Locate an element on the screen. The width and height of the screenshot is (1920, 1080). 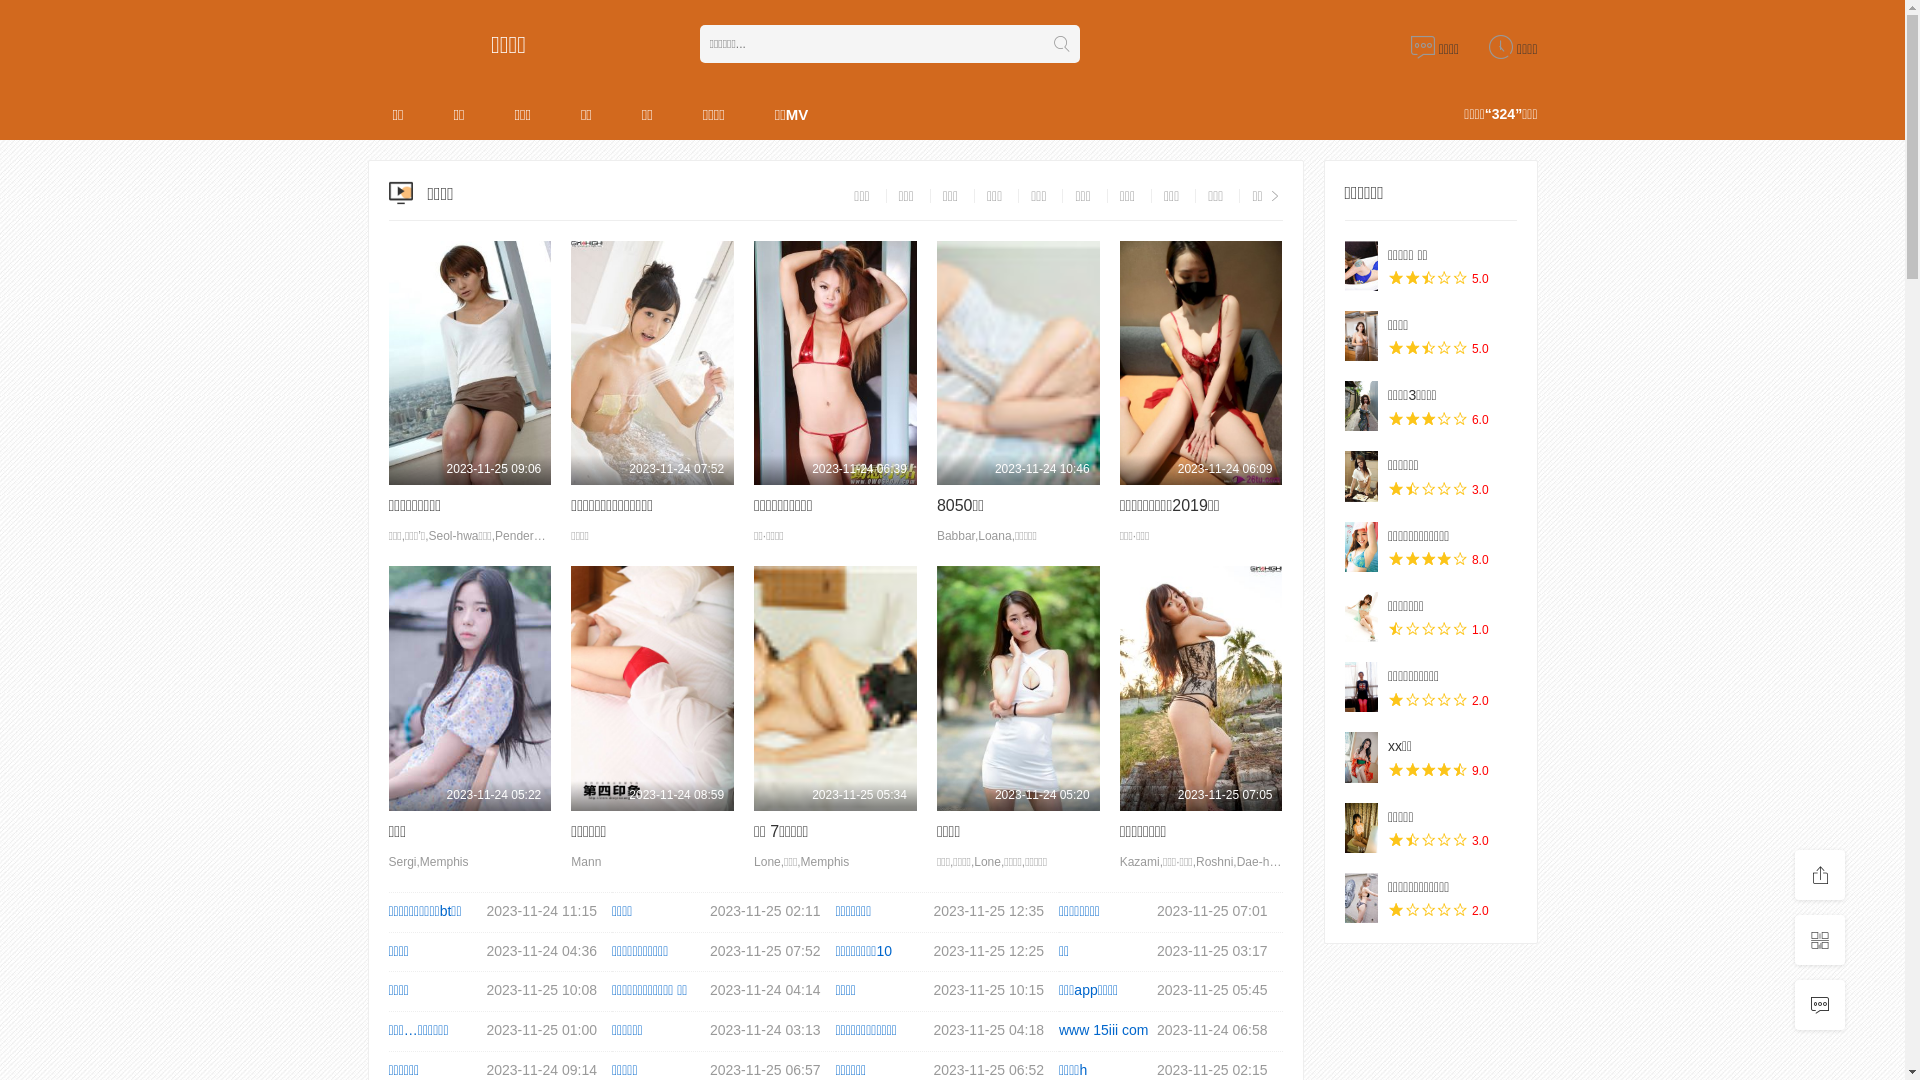
'2023-11-24 06:39' is located at coordinates (752, 362).